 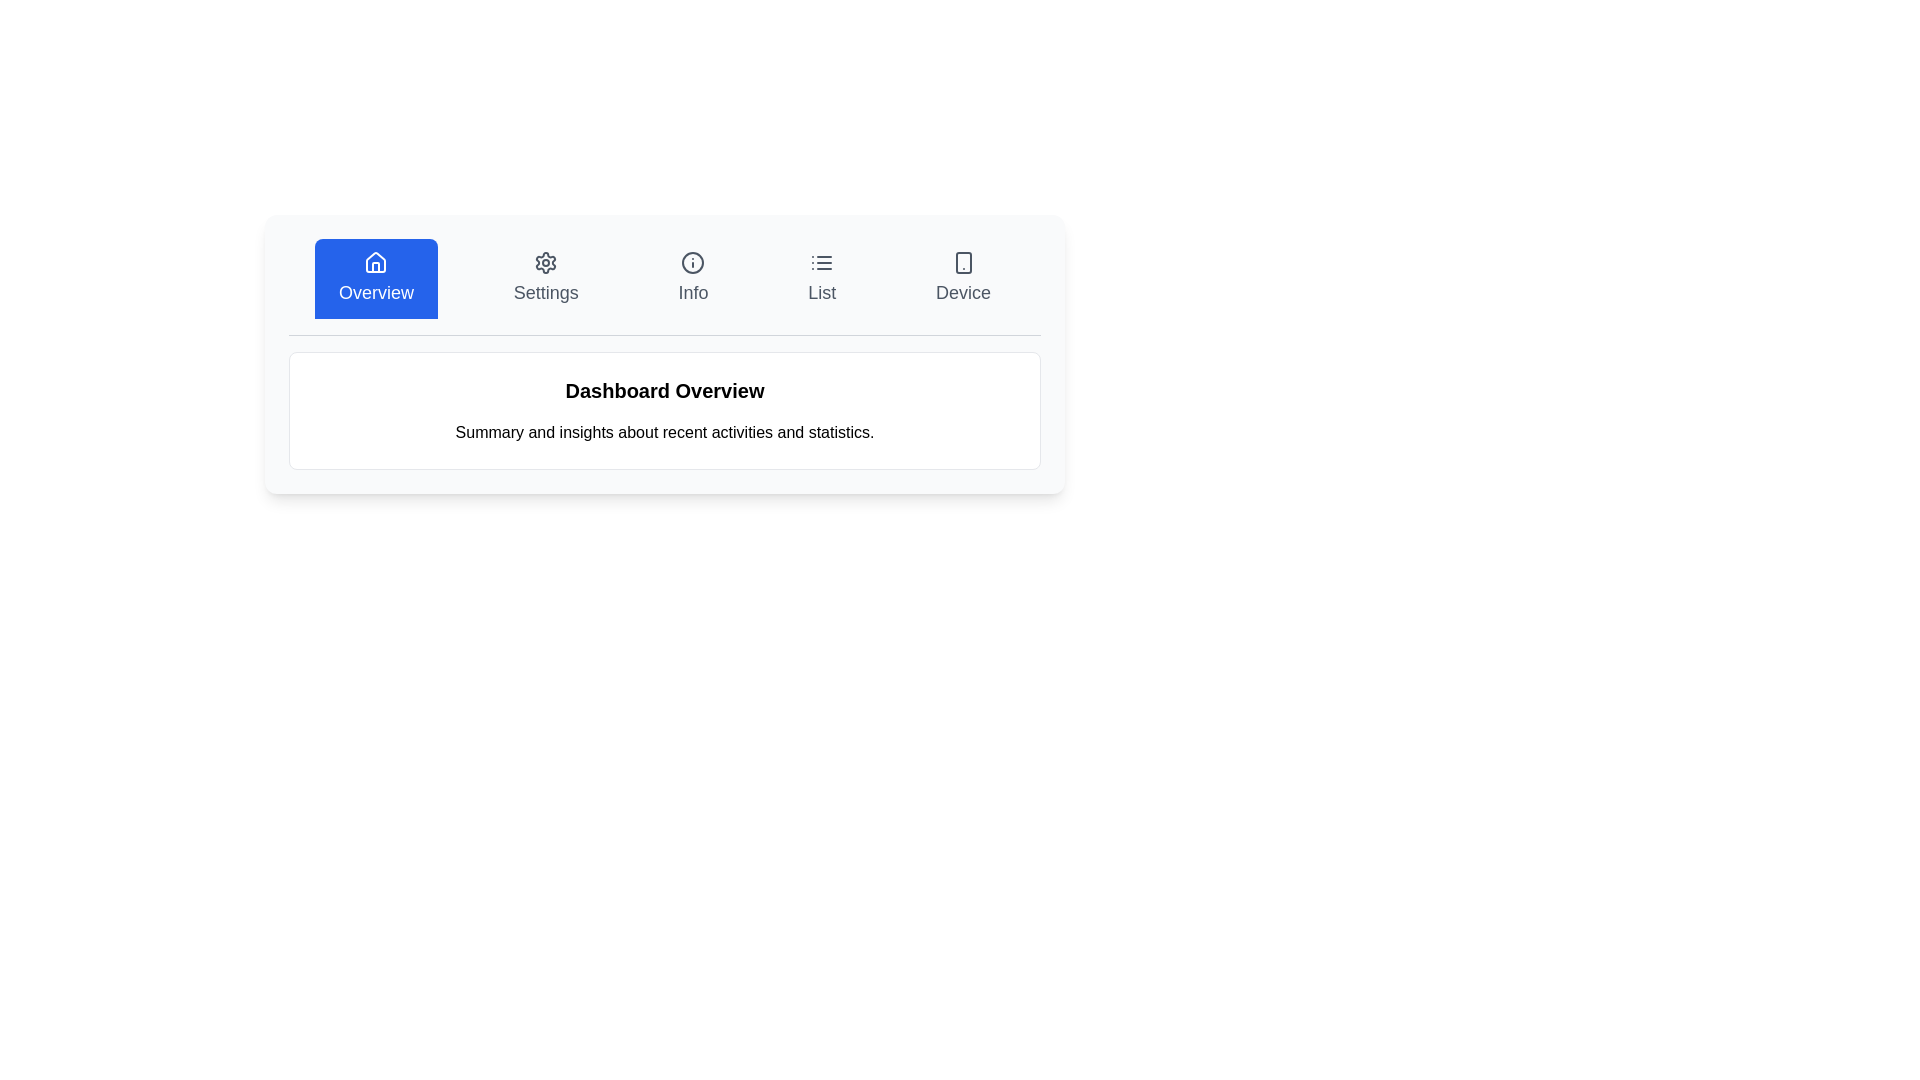 I want to click on the cogwheel-shaped icon in the 'Settings' menu, so click(x=546, y=261).